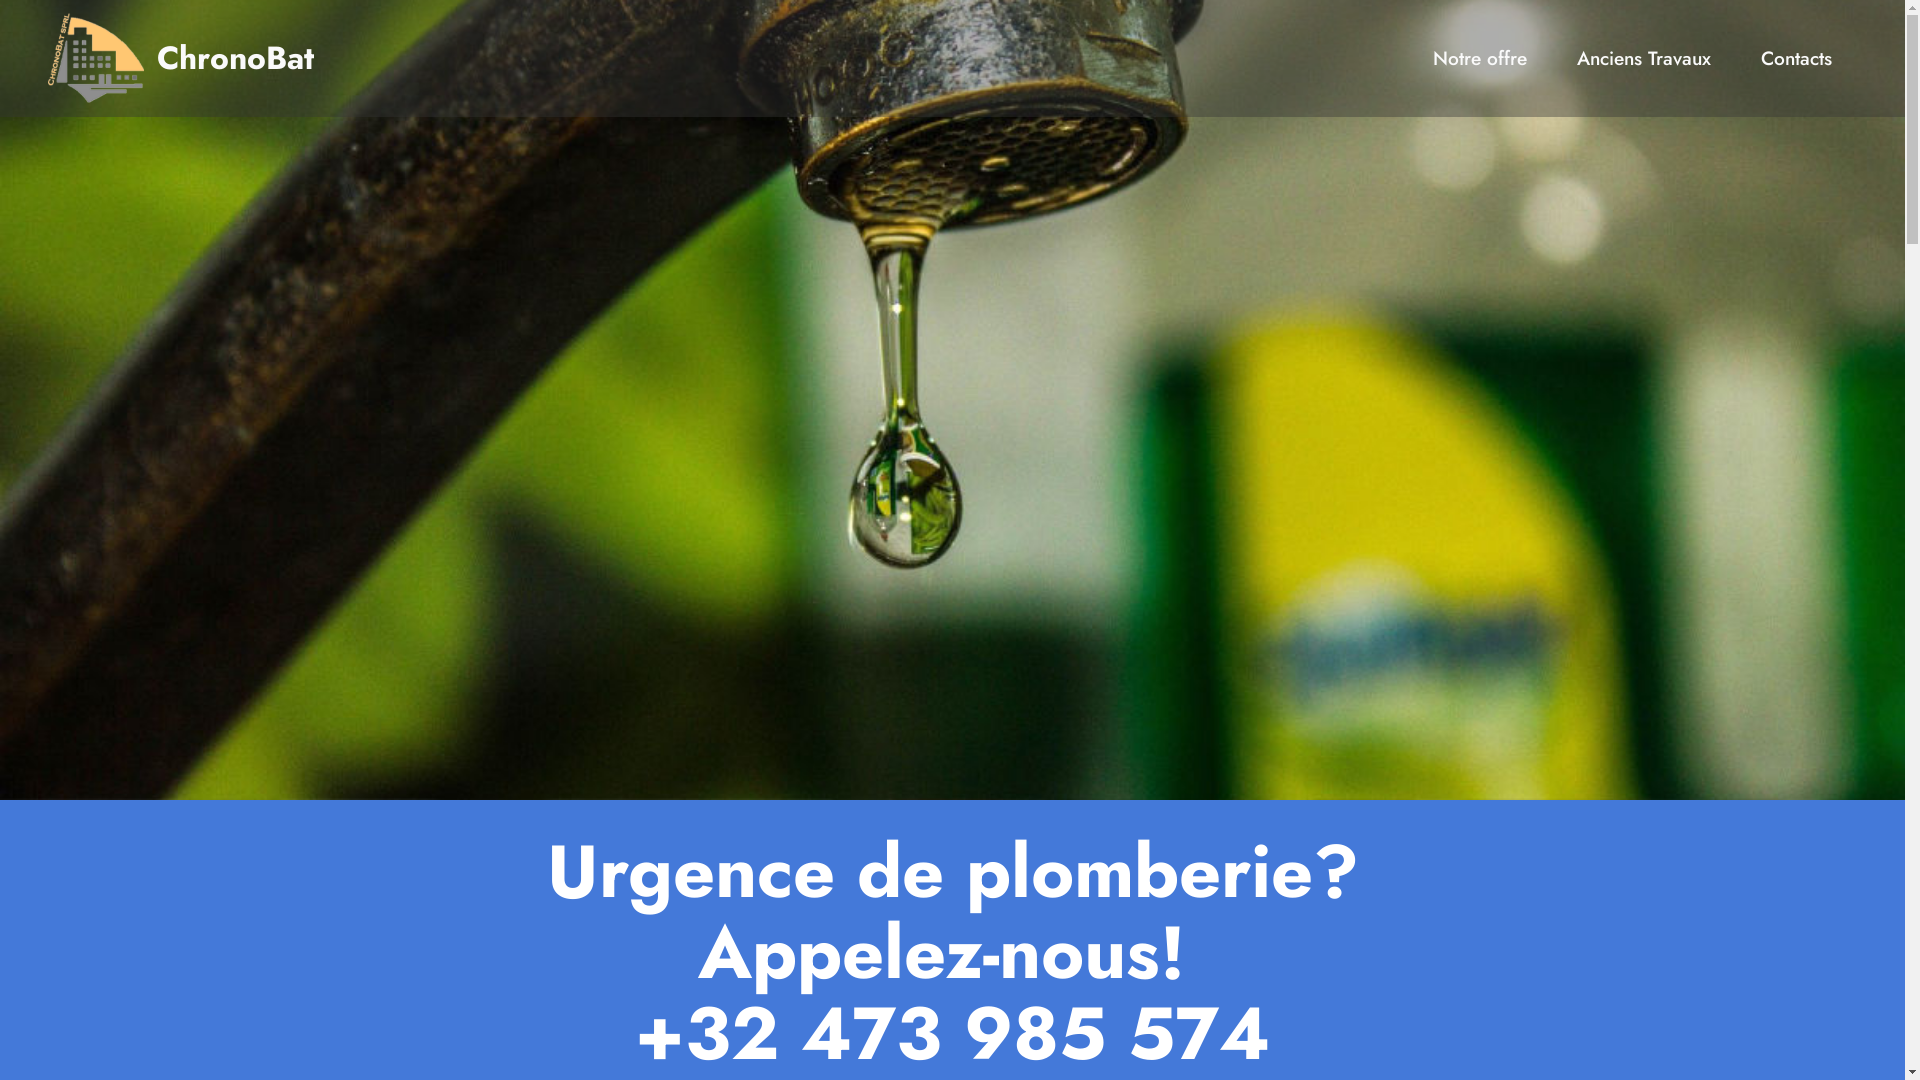  What do you see at coordinates (1643, 57) in the screenshot?
I see `'Anciens Travaux'` at bounding box center [1643, 57].